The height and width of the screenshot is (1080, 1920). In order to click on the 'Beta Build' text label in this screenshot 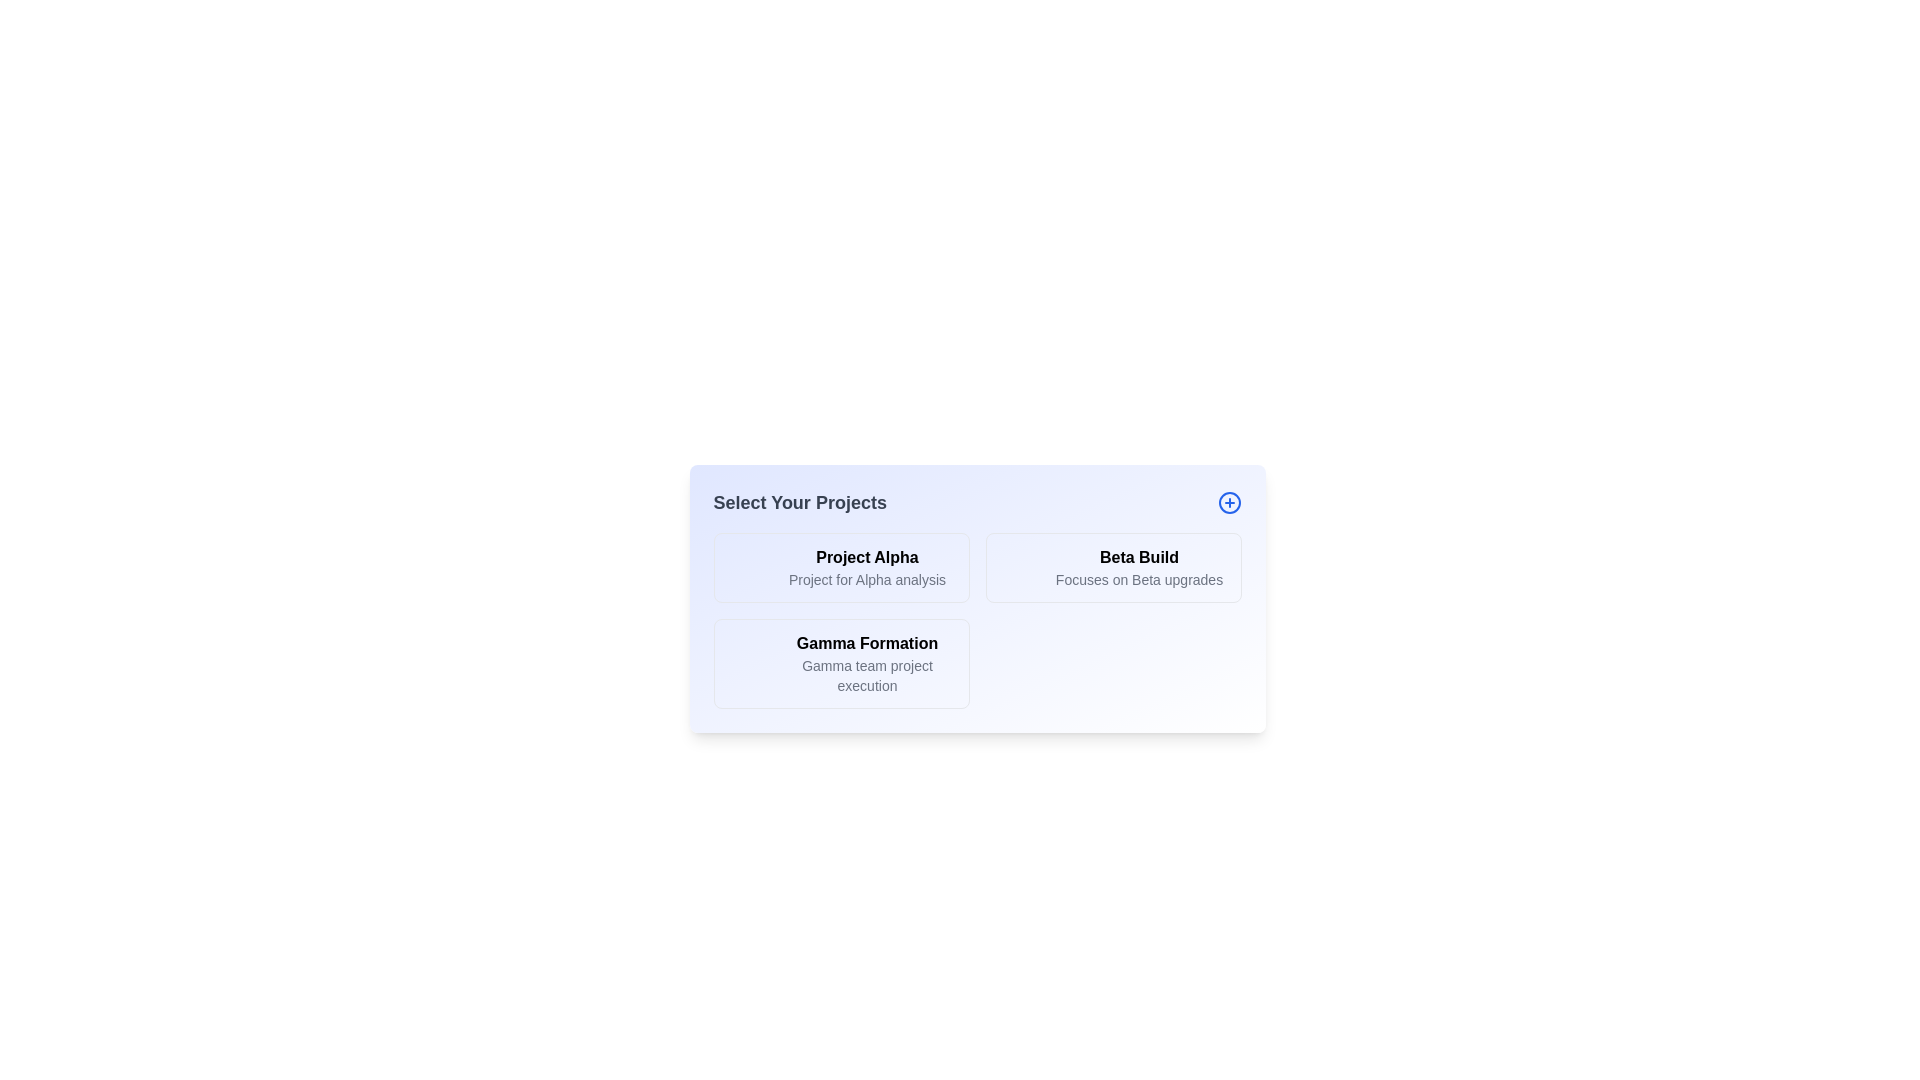, I will do `click(1139, 558)`.